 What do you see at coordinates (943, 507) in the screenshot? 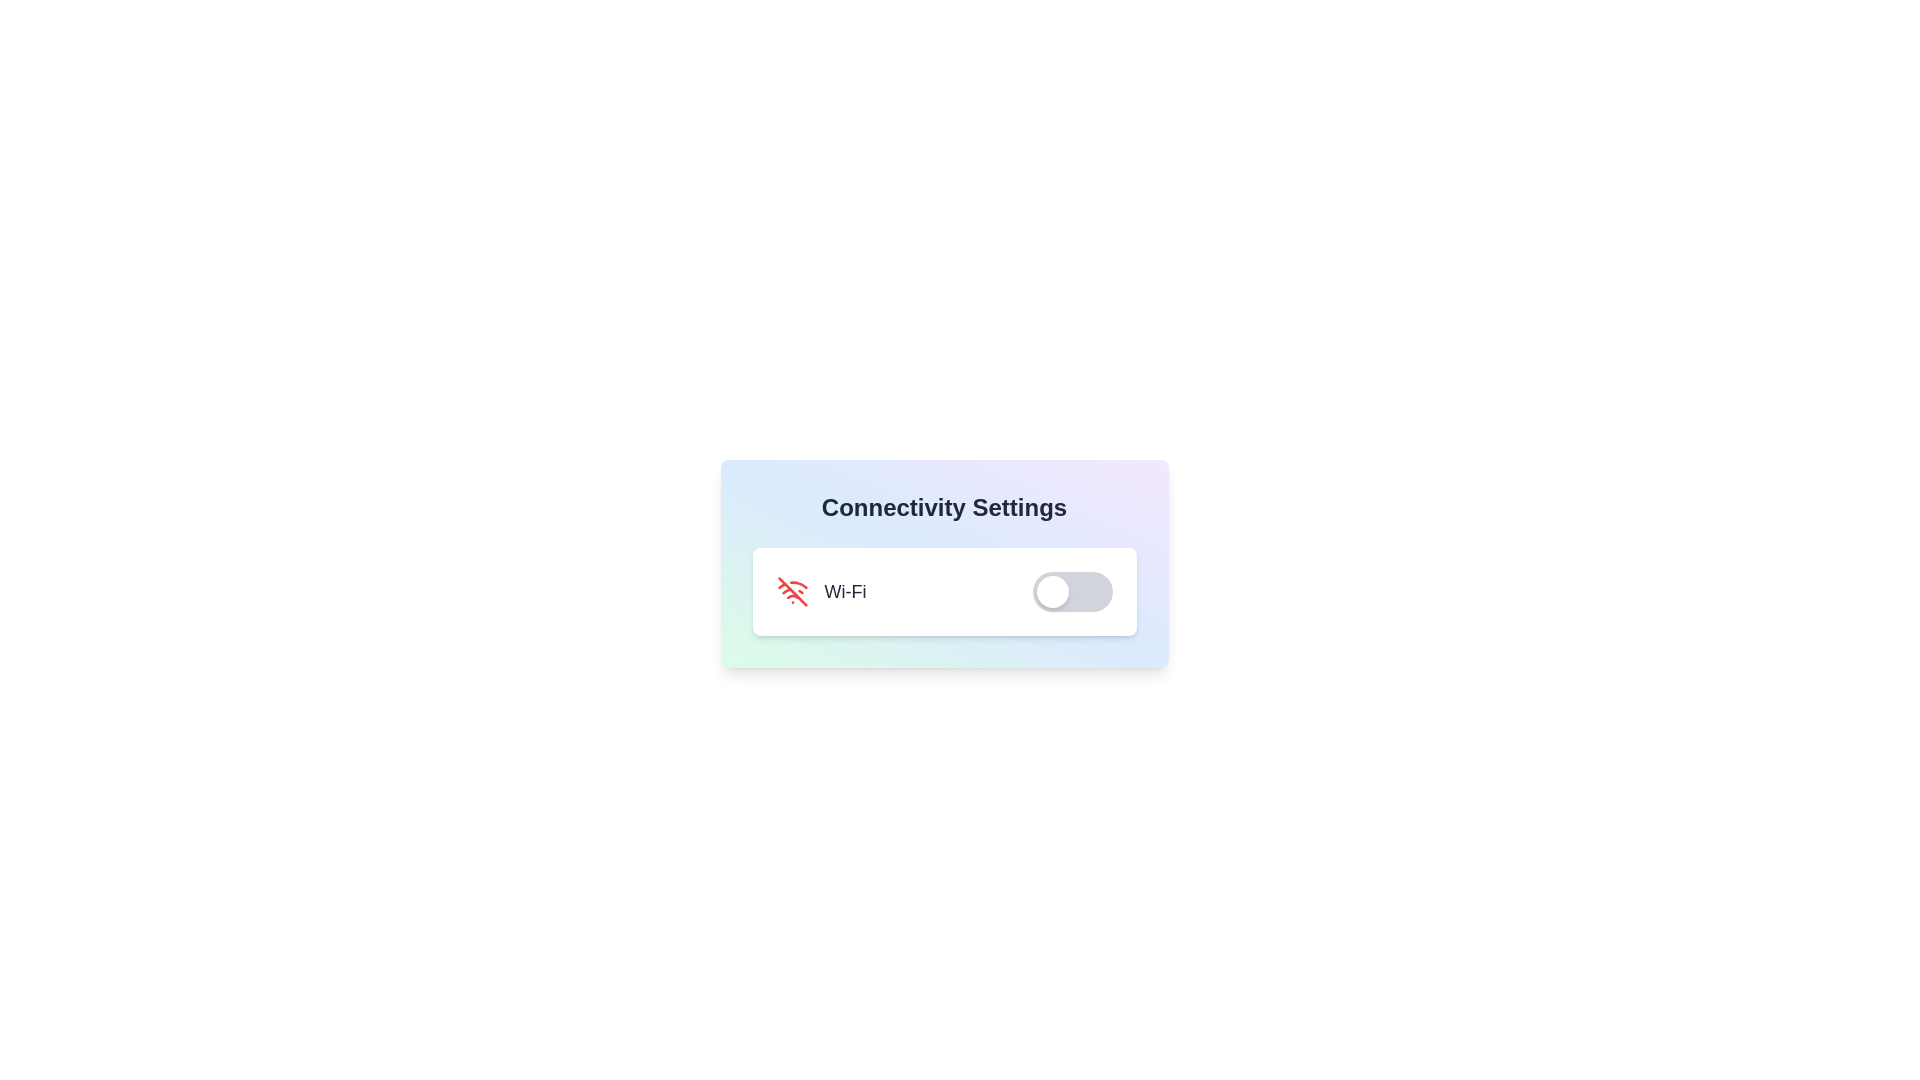
I see `the static text label that serves as the header for the connectivity settings section, positioned at the top of its colored, rounded rectangle card` at bounding box center [943, 507].